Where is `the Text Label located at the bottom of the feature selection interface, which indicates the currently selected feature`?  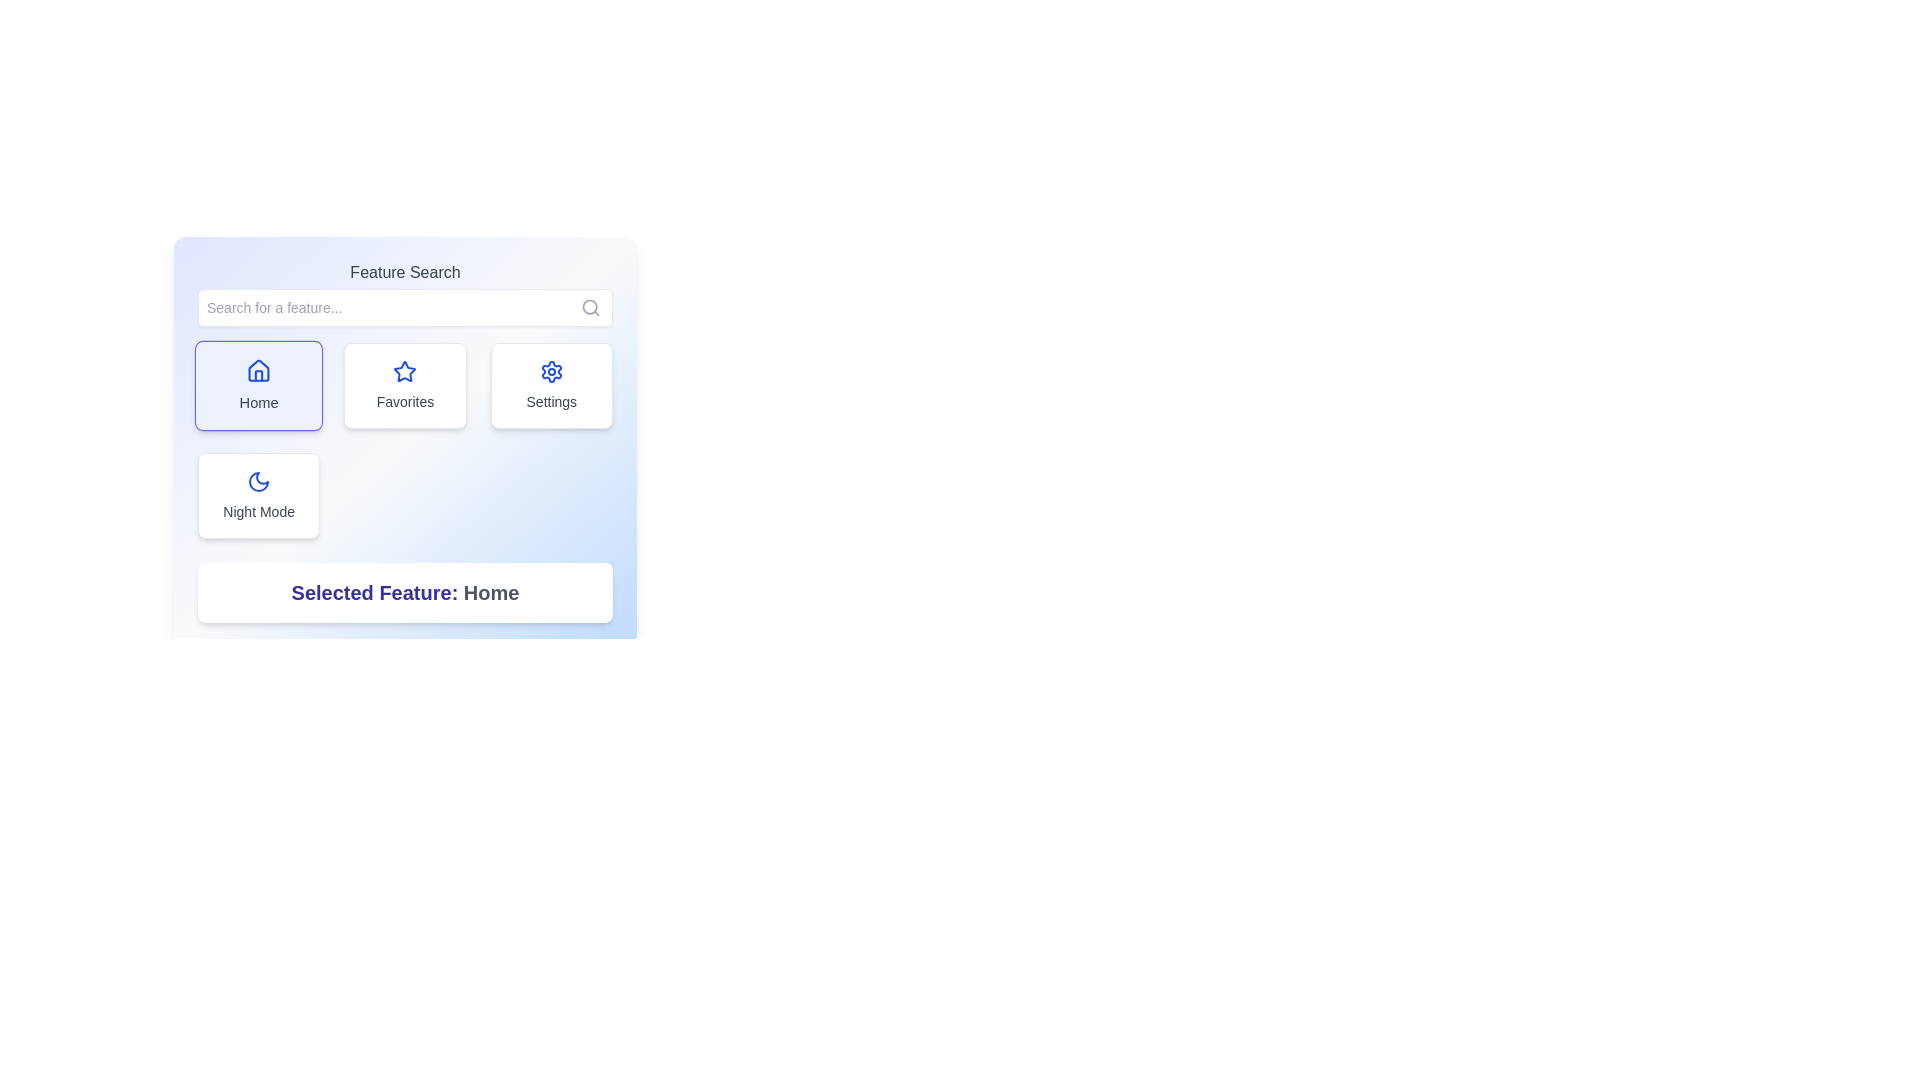
the Text Label located at the bottom of the feature selection interface, which indicates the currently selected feature is located at coordinates (404, 592).